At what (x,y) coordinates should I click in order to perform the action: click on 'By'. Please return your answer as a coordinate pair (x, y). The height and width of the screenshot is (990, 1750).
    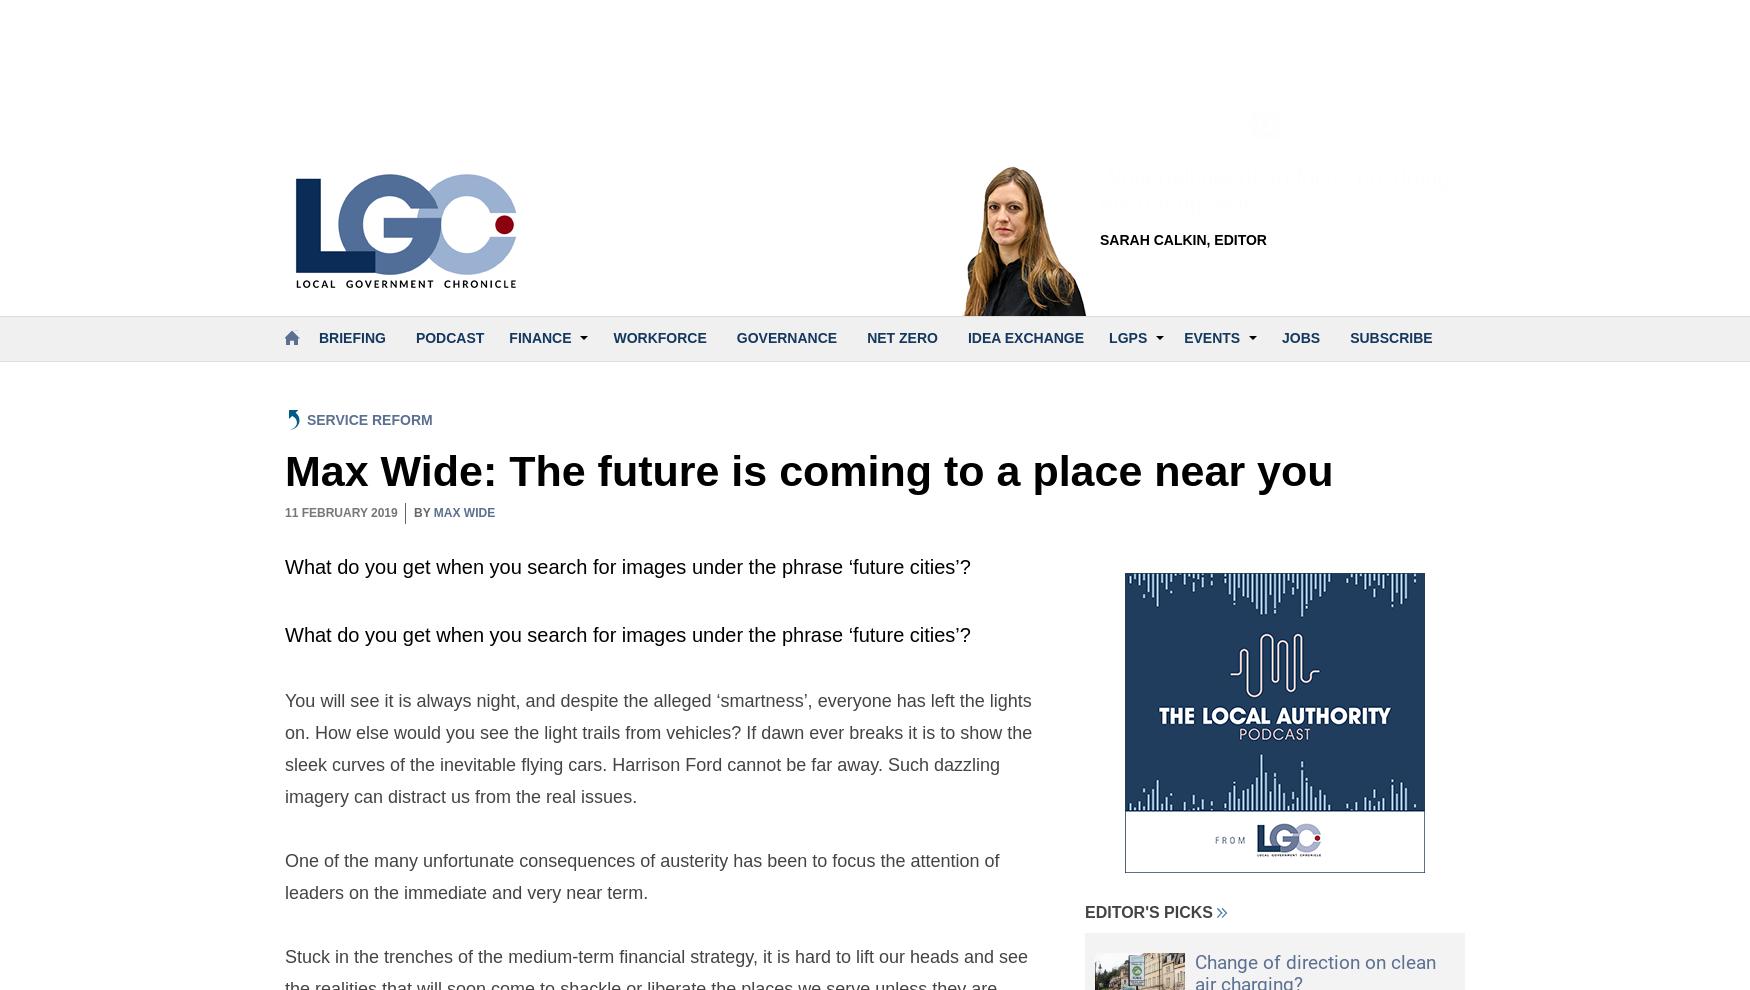
    Looking at the image, I should click on (422, 511).